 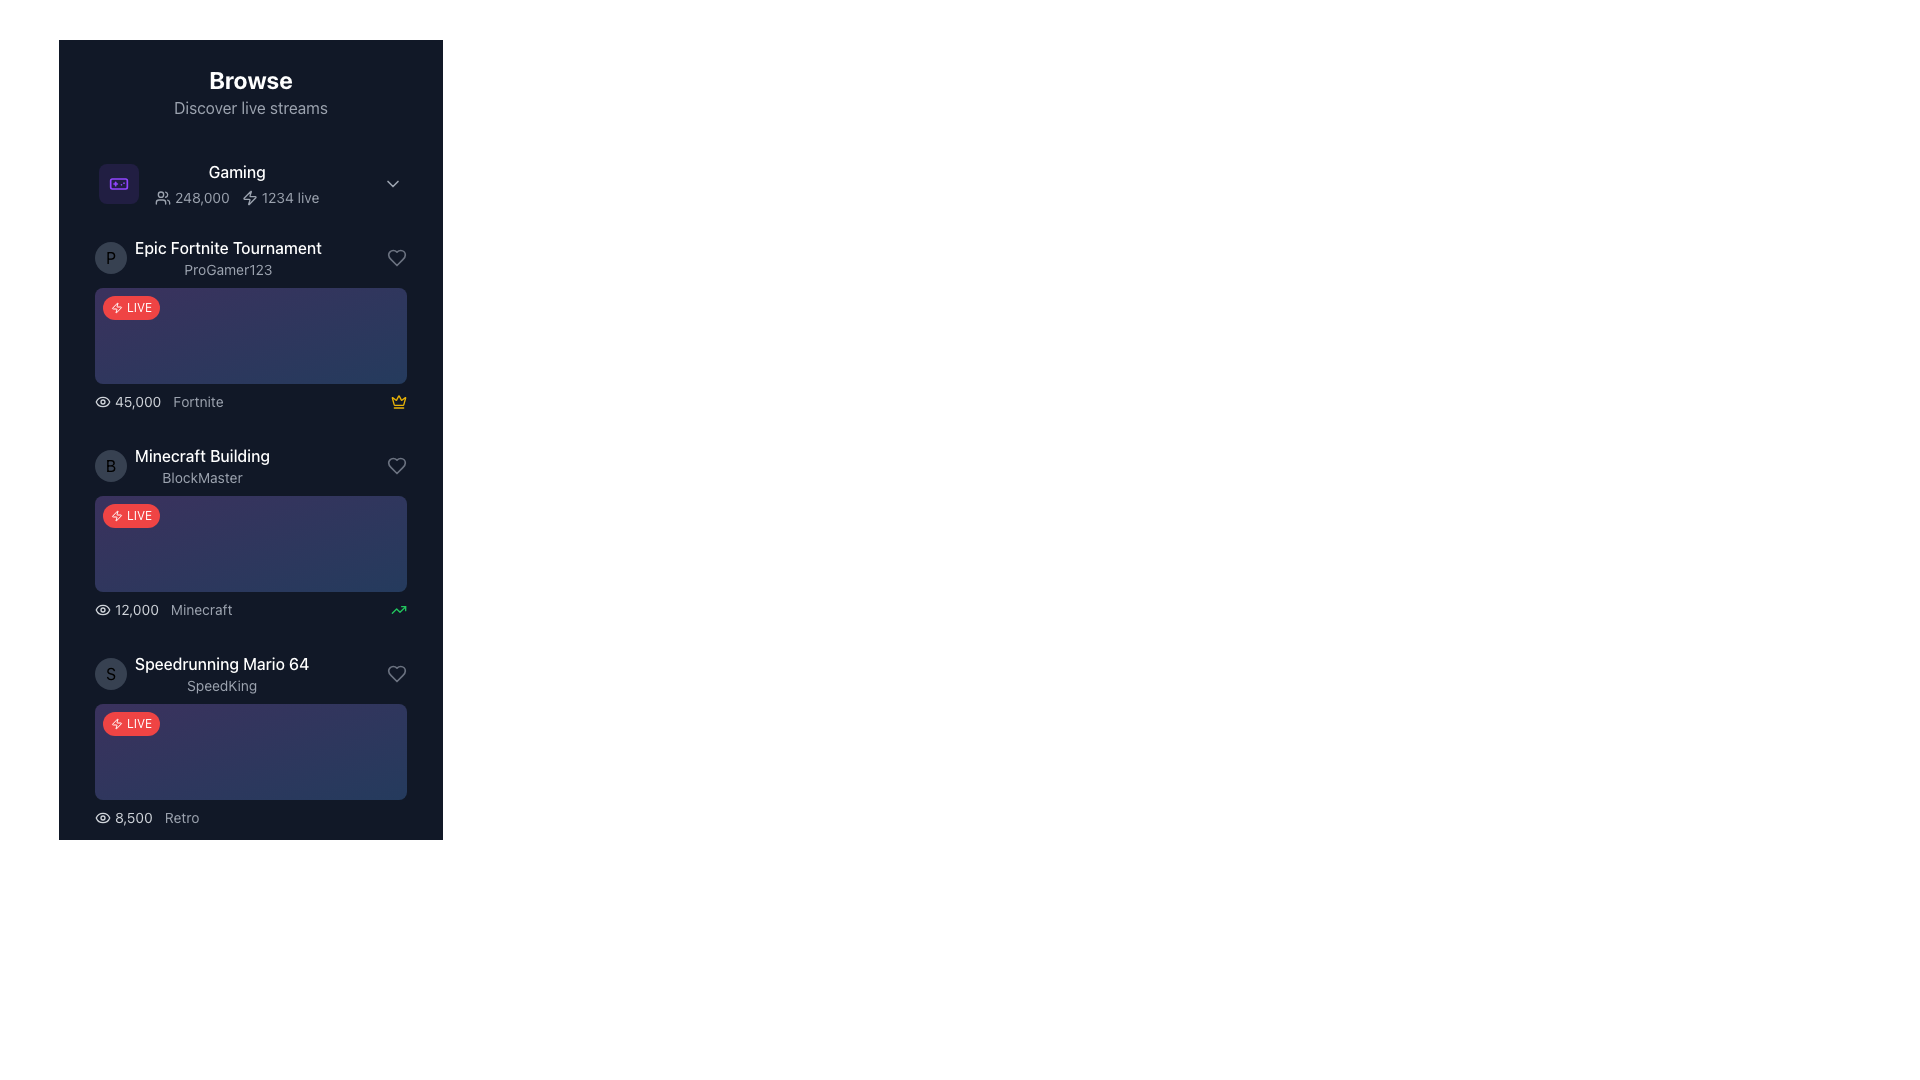 What do you see at coordinates (398, 400) in the screenshot?
I see `the yellow crown-shaped icon located beside the stream title 'Epic Fortnite Tournament' to observe potential tooltips or animations` at bounding box center [398, 400].